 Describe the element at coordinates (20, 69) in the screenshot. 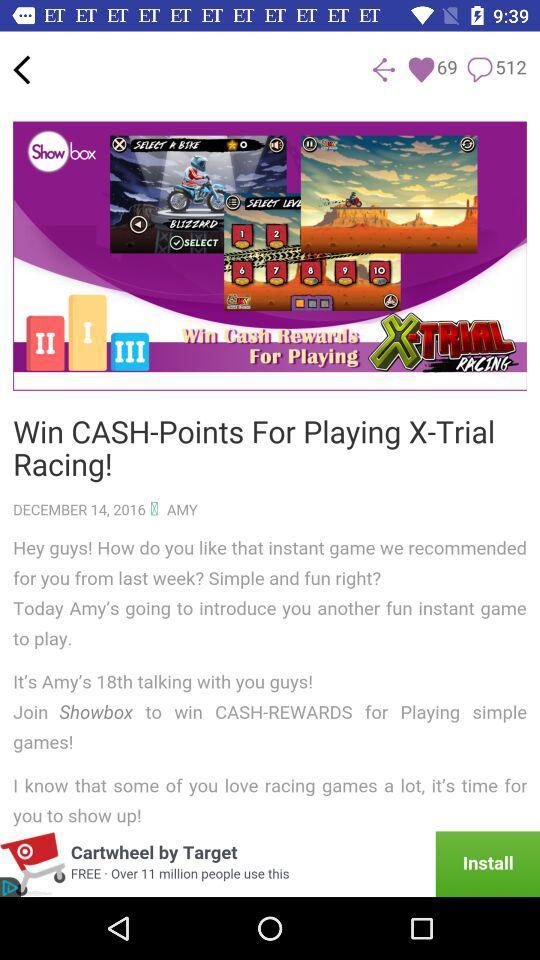

I see `the arrow_backward icon` at that location.